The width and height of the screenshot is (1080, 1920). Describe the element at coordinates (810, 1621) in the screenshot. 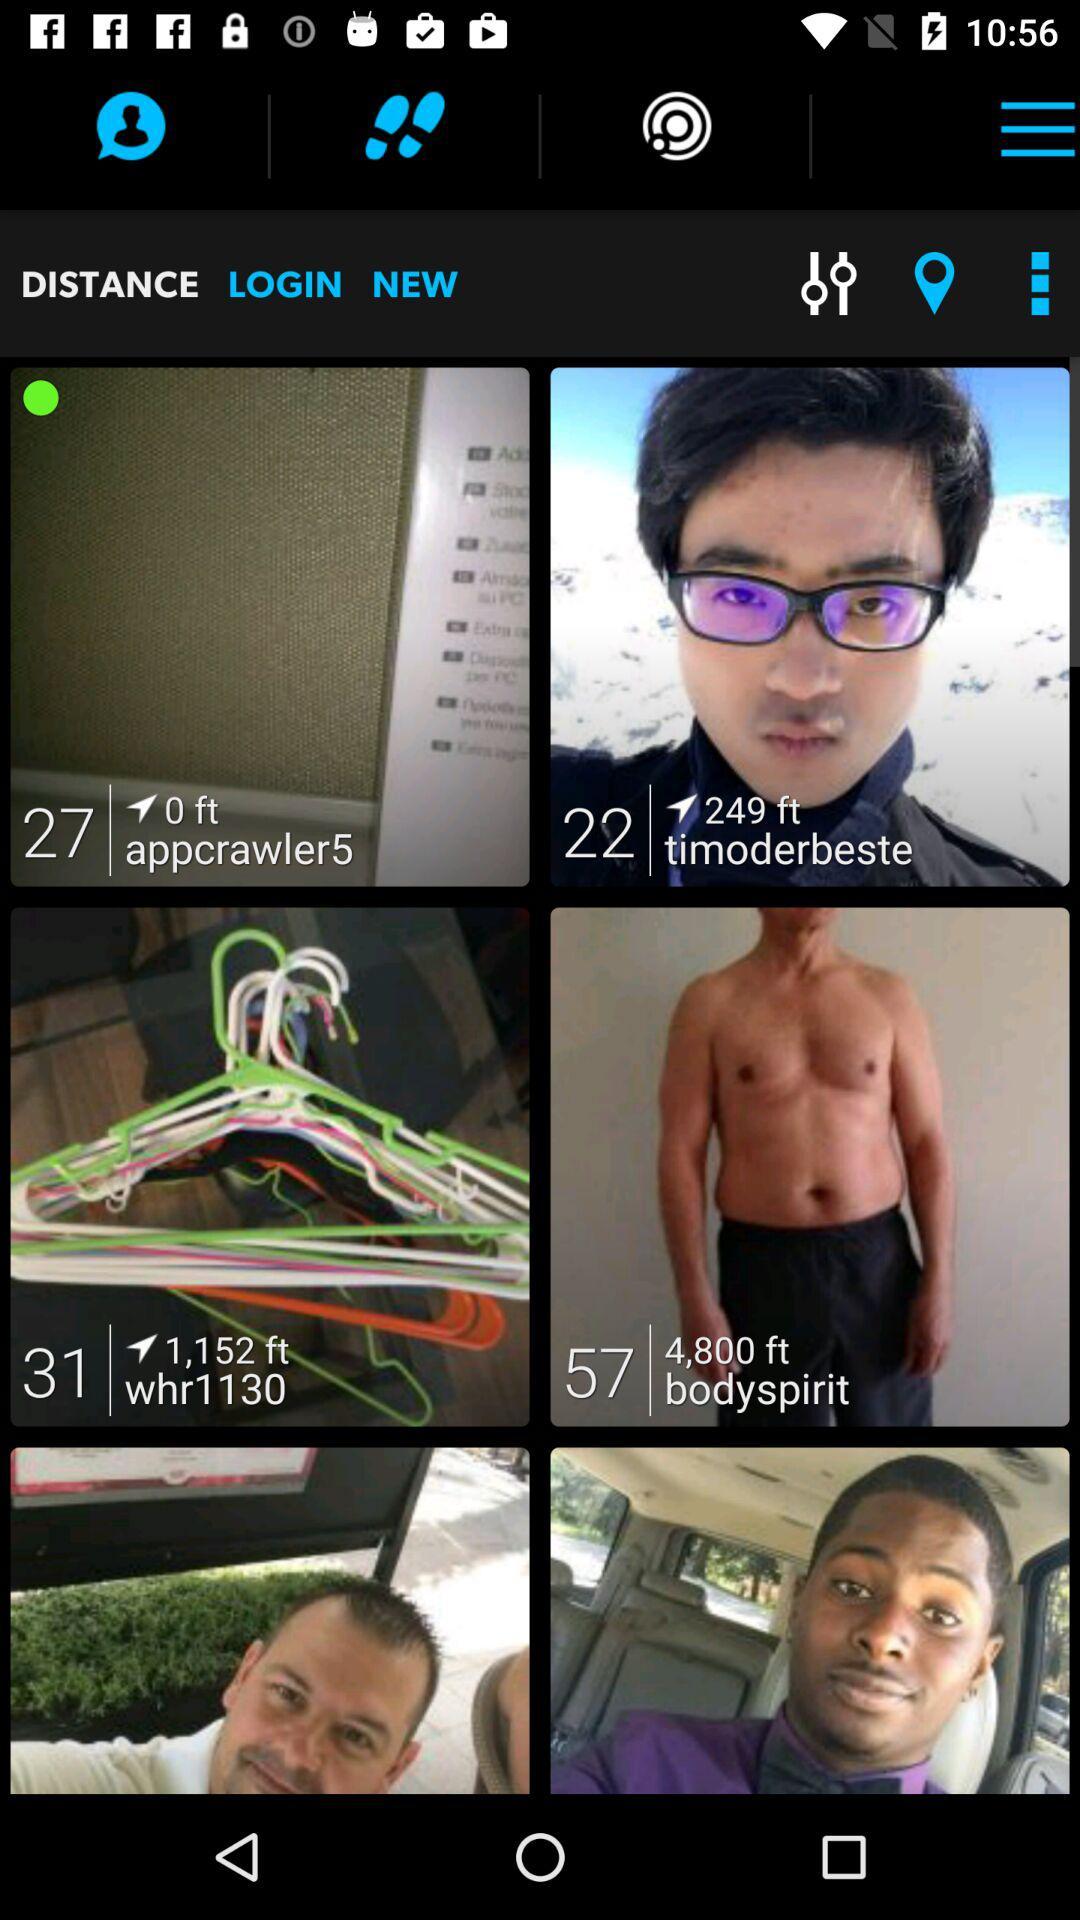

I see `the second image in the third row` at that location.